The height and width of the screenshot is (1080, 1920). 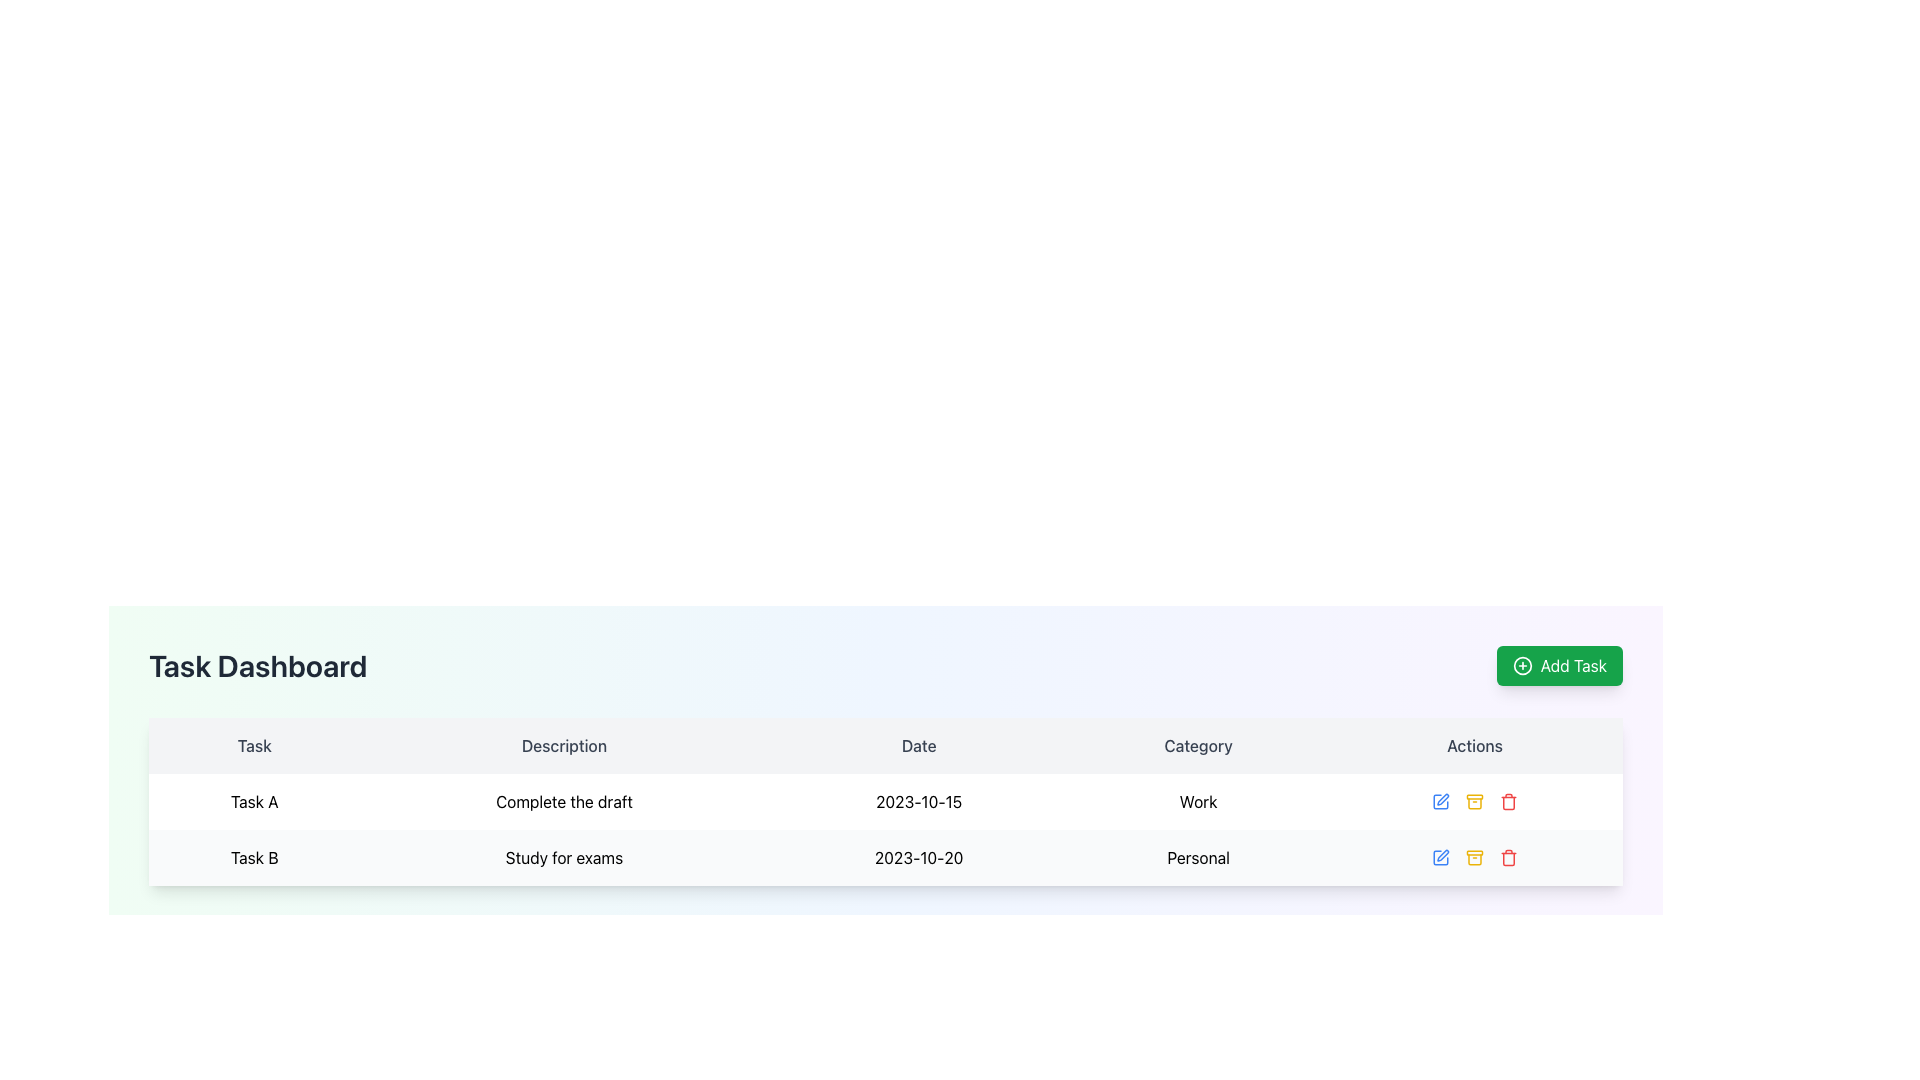 What do you see at coordinates (563, 856) in the screenshot?
I see `the text label that displays the description 'Study for exams', which is located in the second cell of the 'Description' column corresponding to 'Task B'` at bounding box center [563, 856].